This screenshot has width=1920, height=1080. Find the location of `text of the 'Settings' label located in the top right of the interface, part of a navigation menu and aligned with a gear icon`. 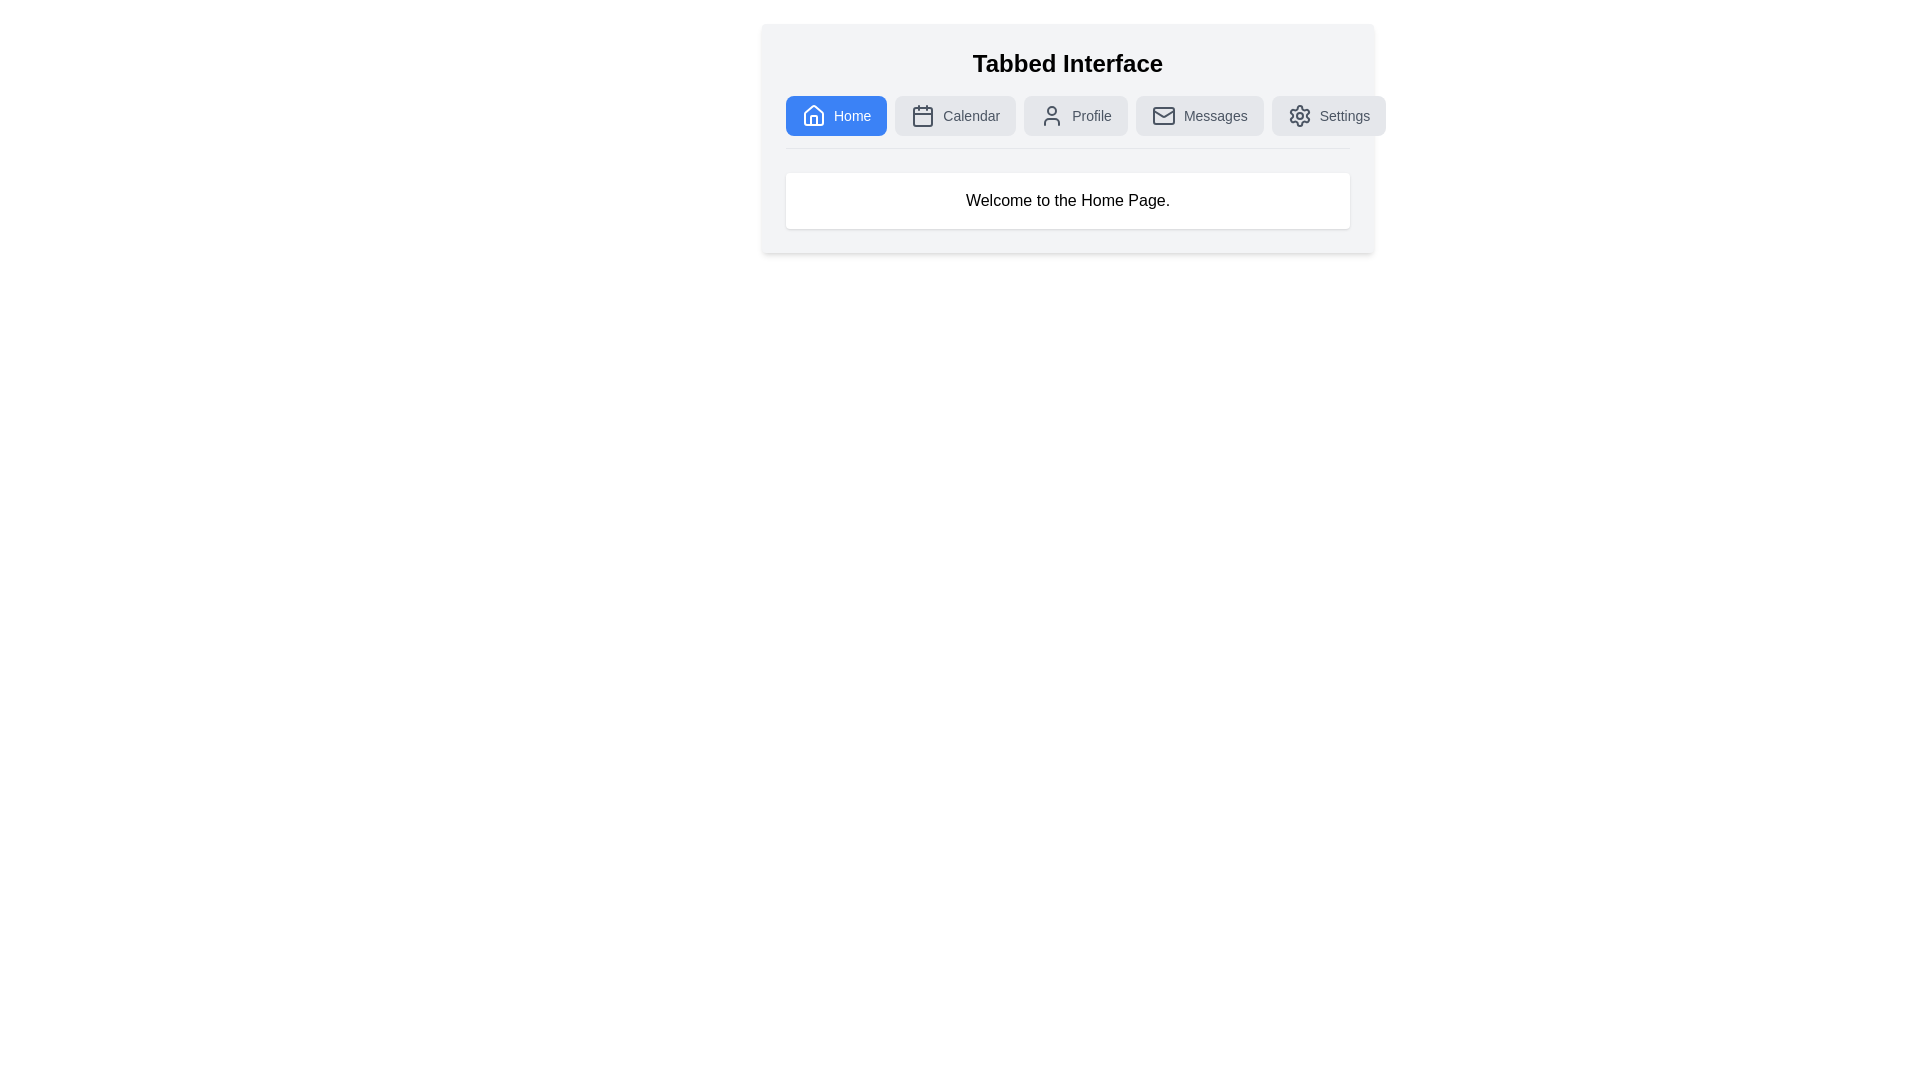

text of the 'Settings' label located in the top right of the interface, part of a navigation menu and aligned with a gear icon is located at coordinates (1344, 115).